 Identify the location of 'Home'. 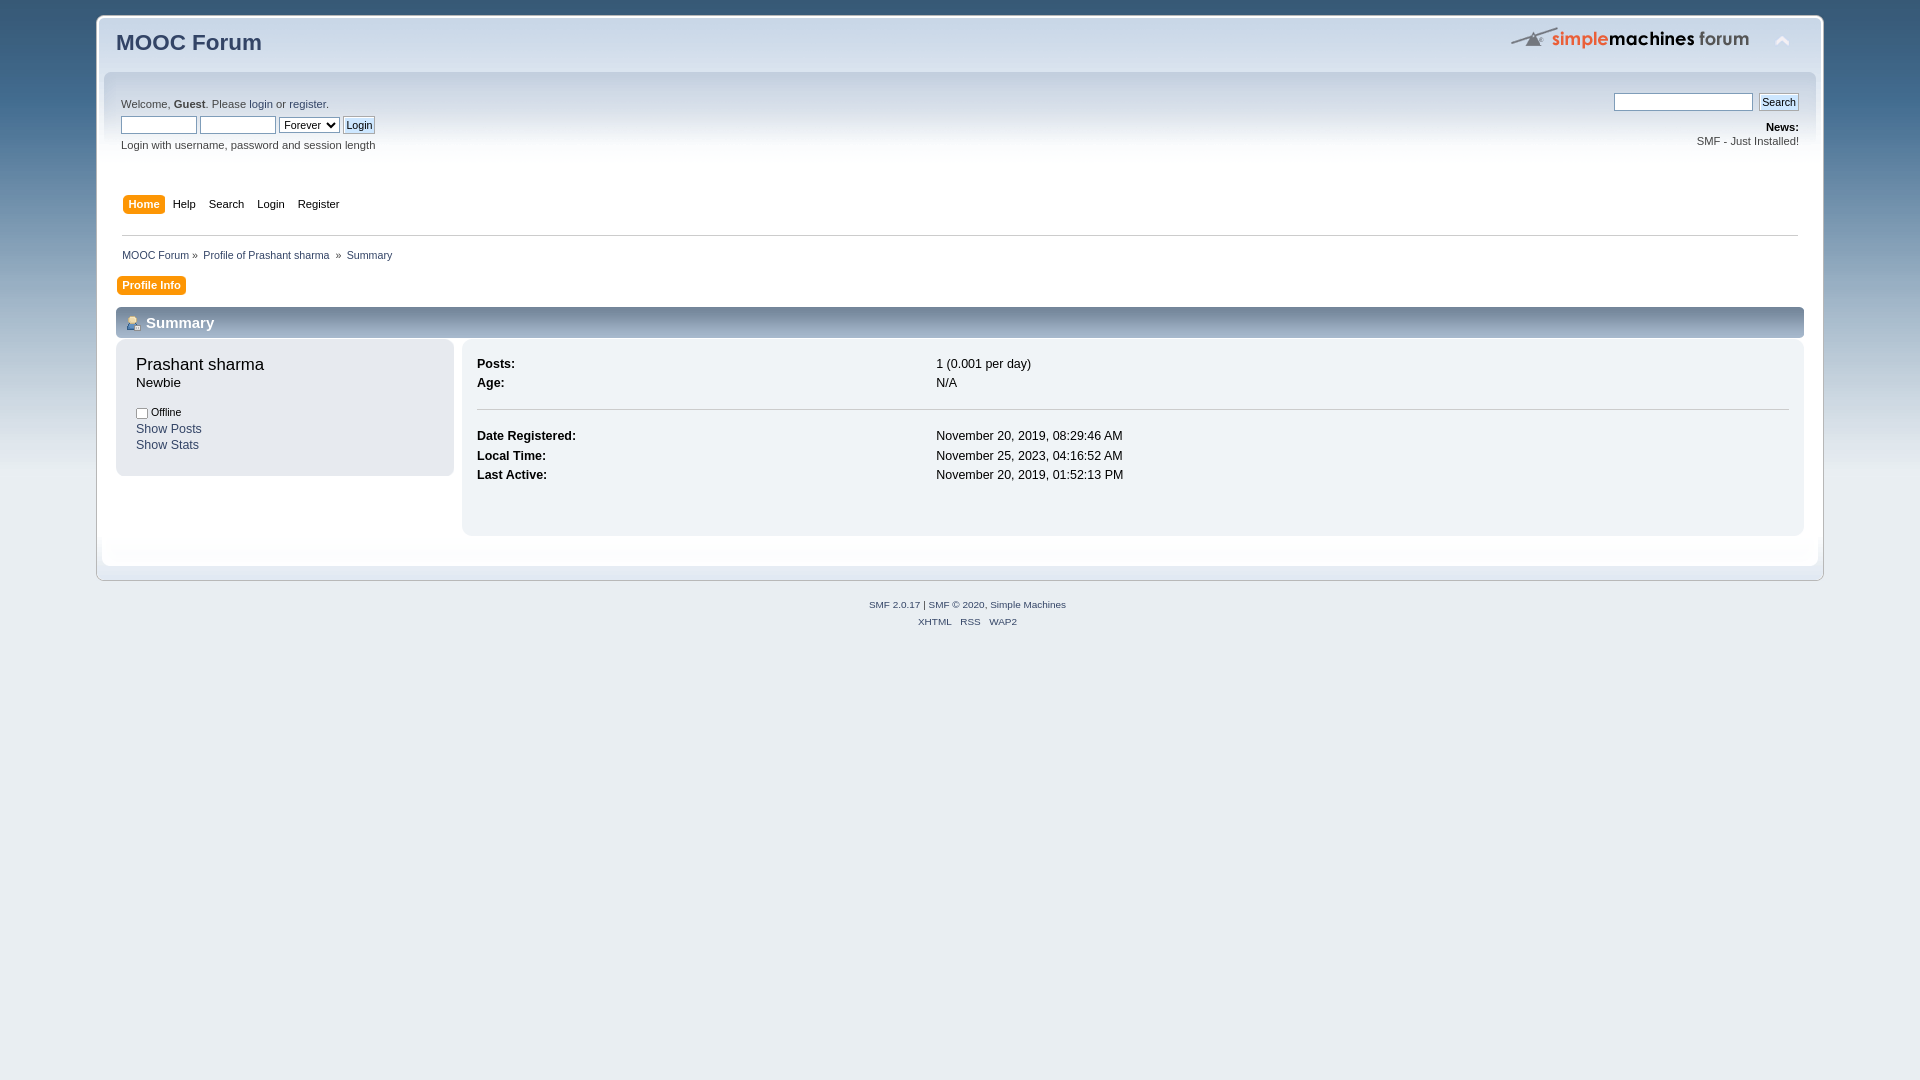
(144, 205).